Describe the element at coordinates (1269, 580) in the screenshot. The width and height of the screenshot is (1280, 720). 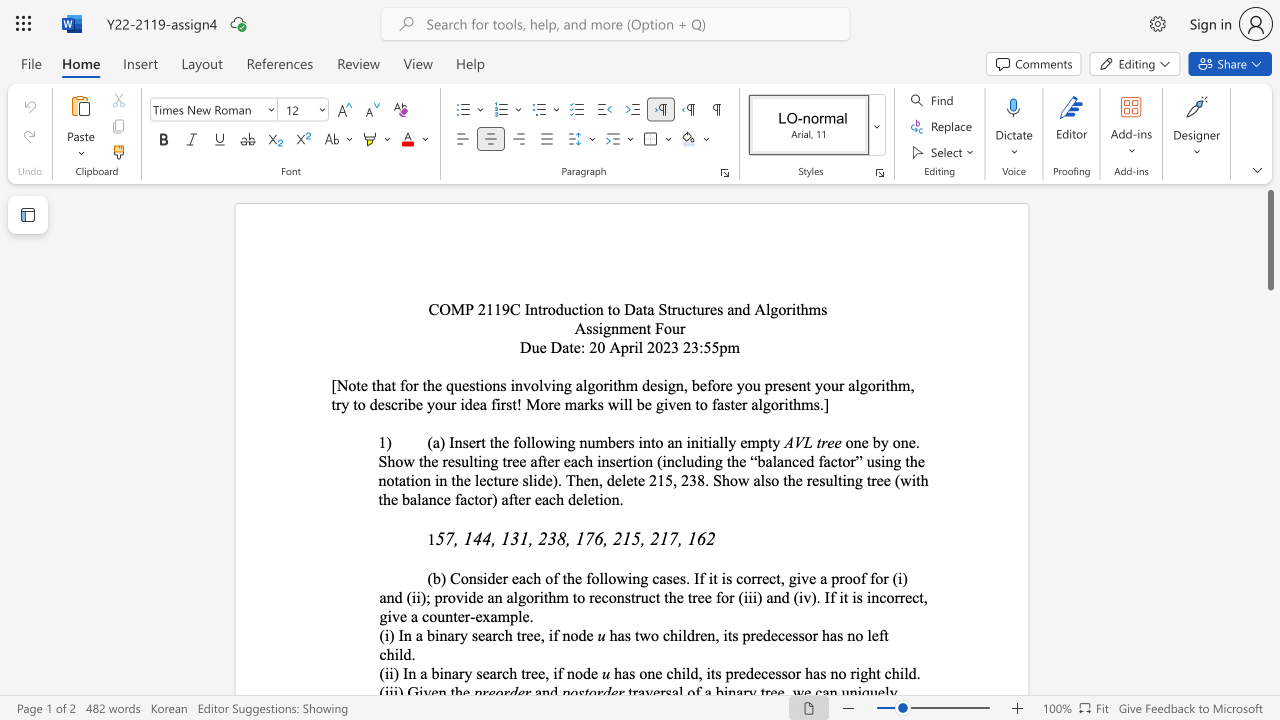
I see `the scrollbar to scroll downward` at that location.